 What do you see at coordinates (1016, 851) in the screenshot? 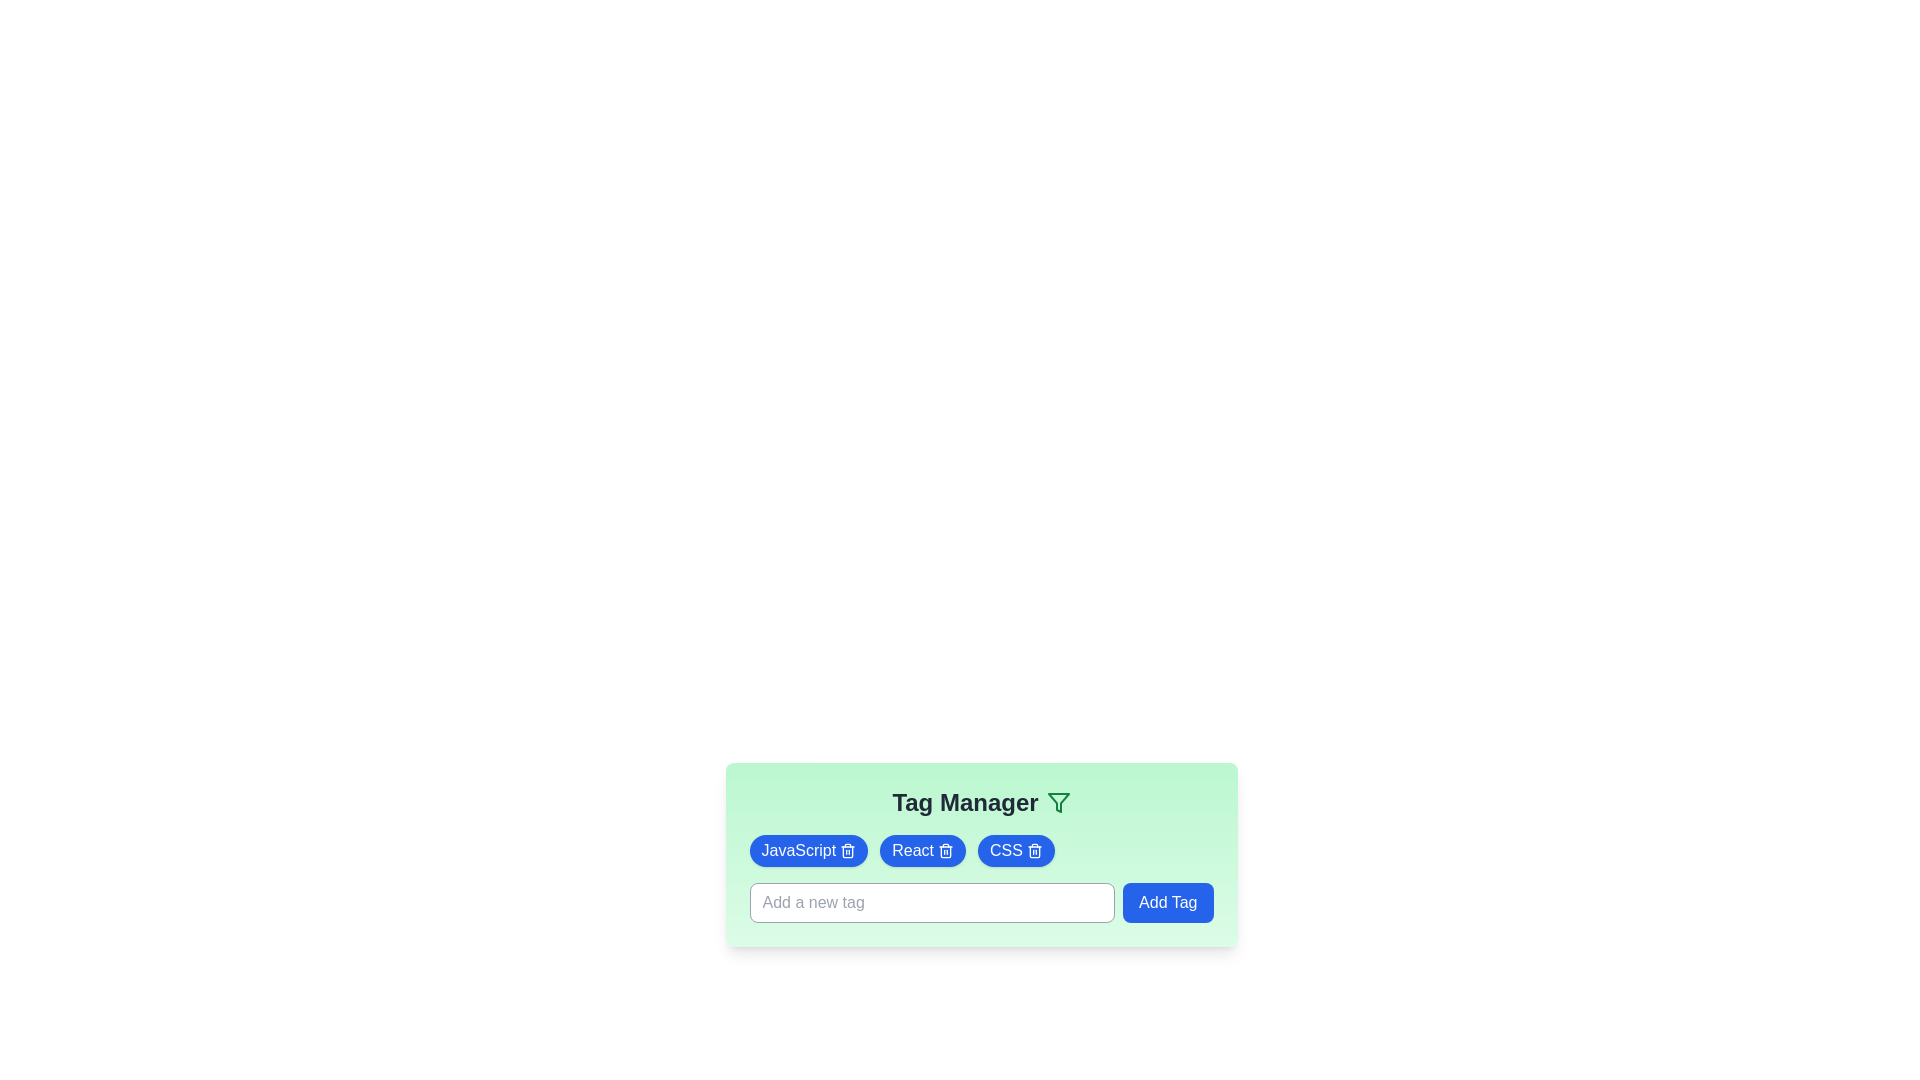
I see `the 'CSS' tag element with a trash icon, which is the third tag in the horizontal list within the 'Tag Manager' component` at bounding box center [1016, 851].